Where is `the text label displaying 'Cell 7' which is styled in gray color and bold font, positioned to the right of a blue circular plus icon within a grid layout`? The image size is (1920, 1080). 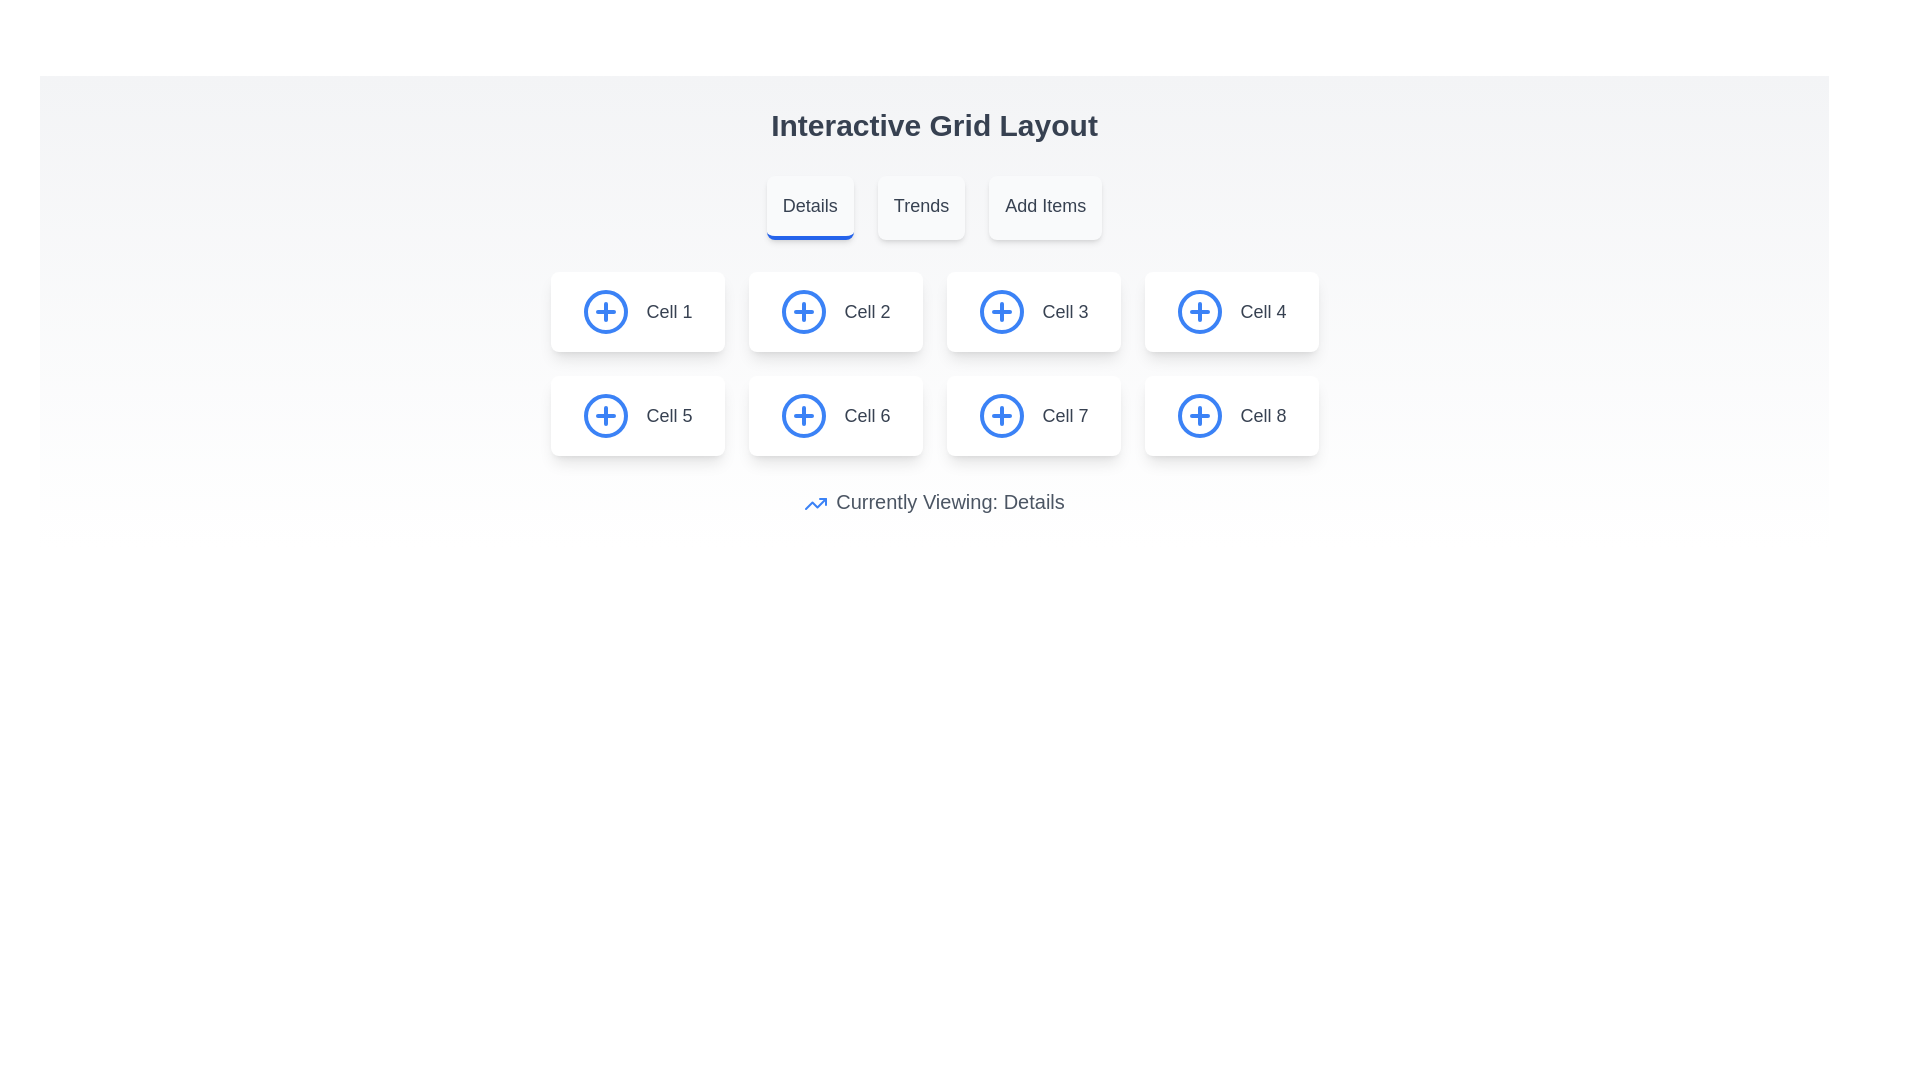 the text label displaying 'Cell 7' which is styled in gray color and bold font, positioned to the right of a blue circular plus icon within a grid layout is located at coordinates (1064, 415).